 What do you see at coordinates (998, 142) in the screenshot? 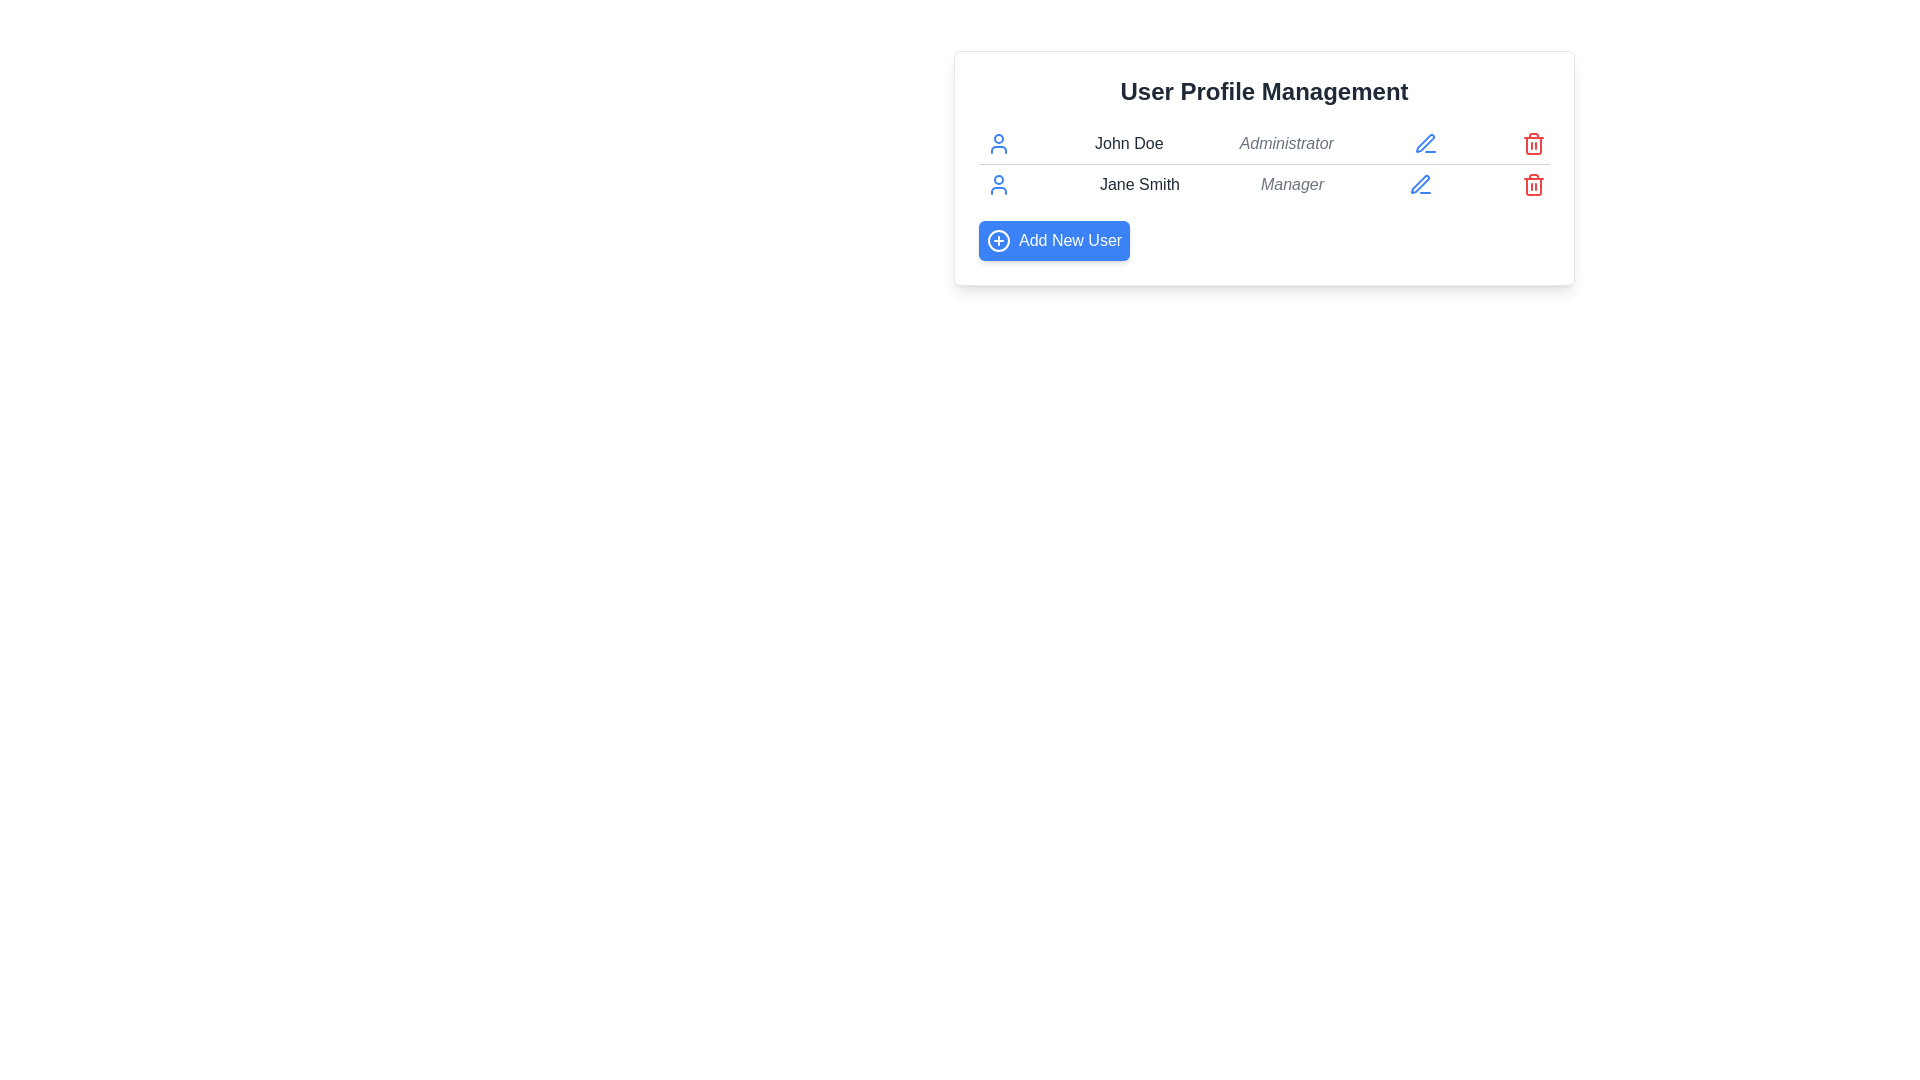
I see `the outlined blue user icon located to the left of the text 'John Doe', which is part of a vertically aligned list of user rows` at bounding box center [998, 142].